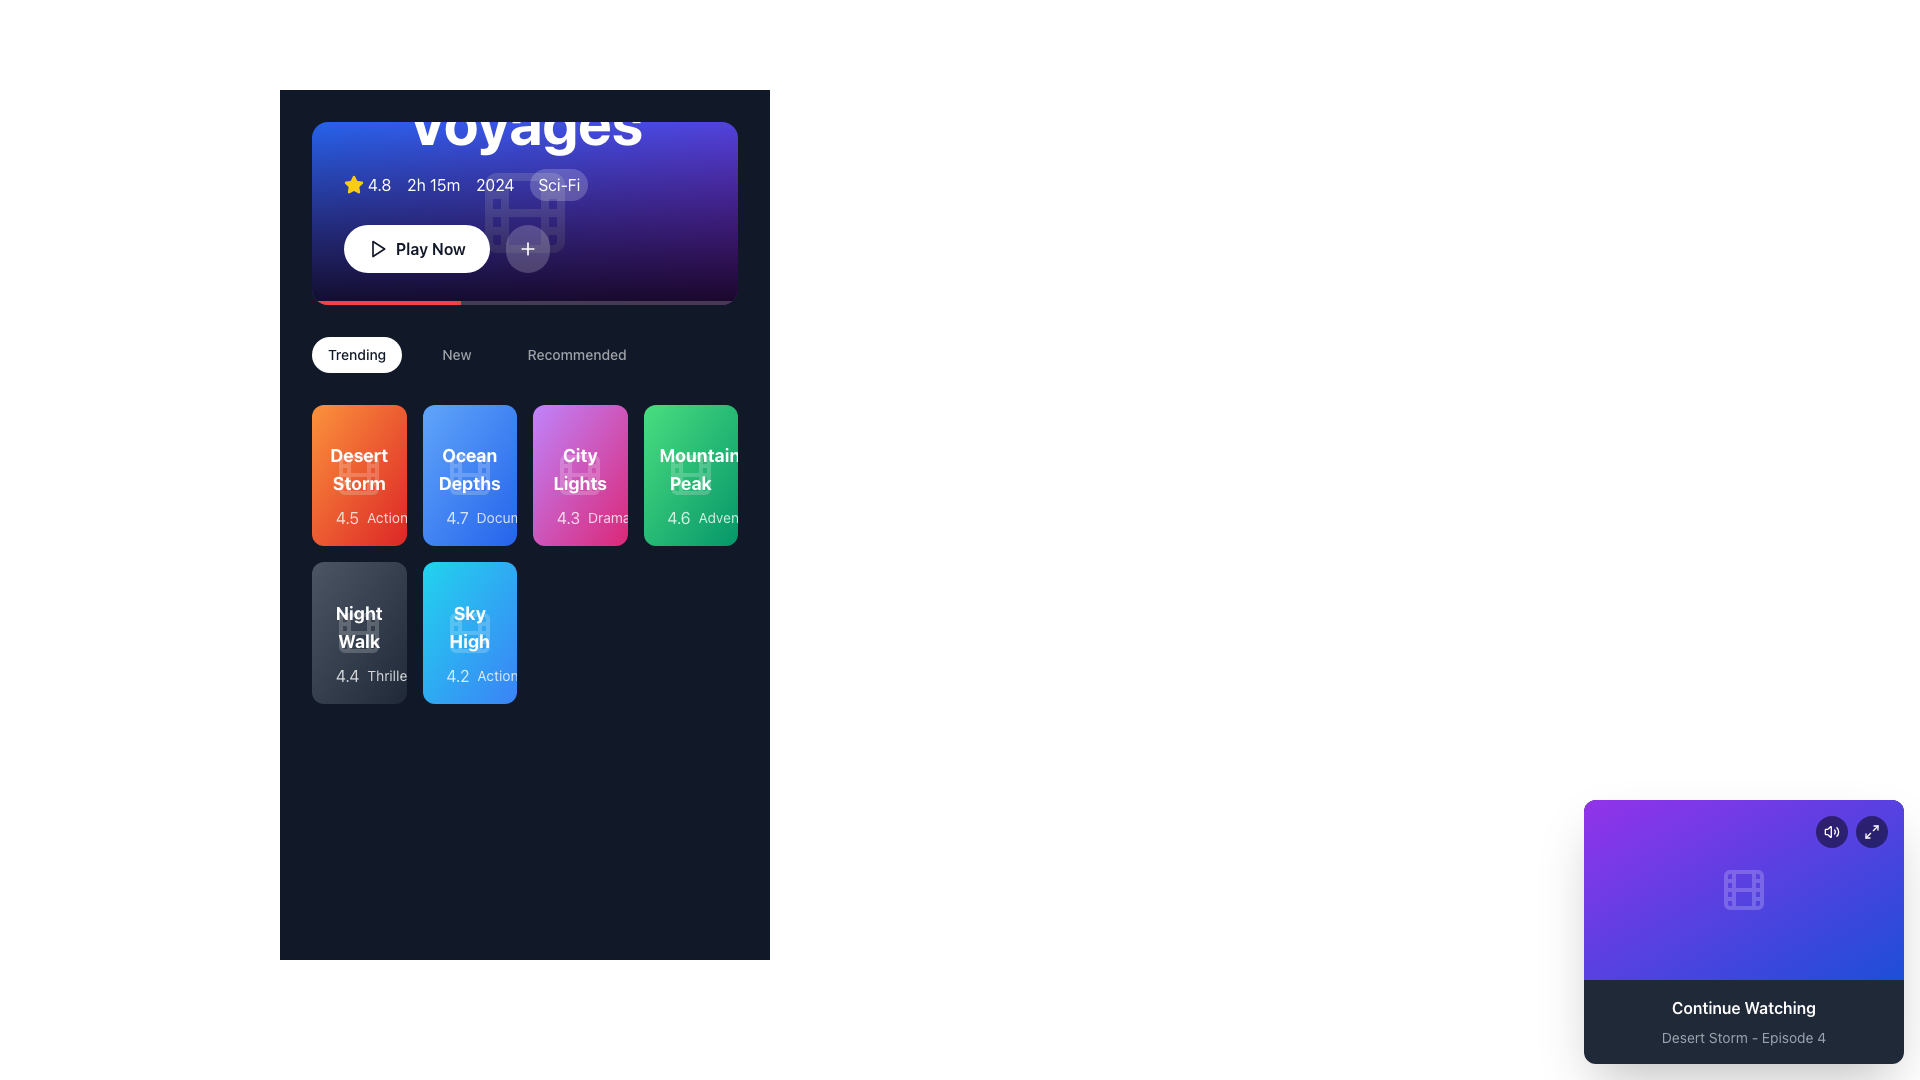  I want to click on the surrounding area of the progress bar located towards the left side of the thin white horizontal bar at the base of the upper blue section containing the video preview and controls, so click(386, 302).